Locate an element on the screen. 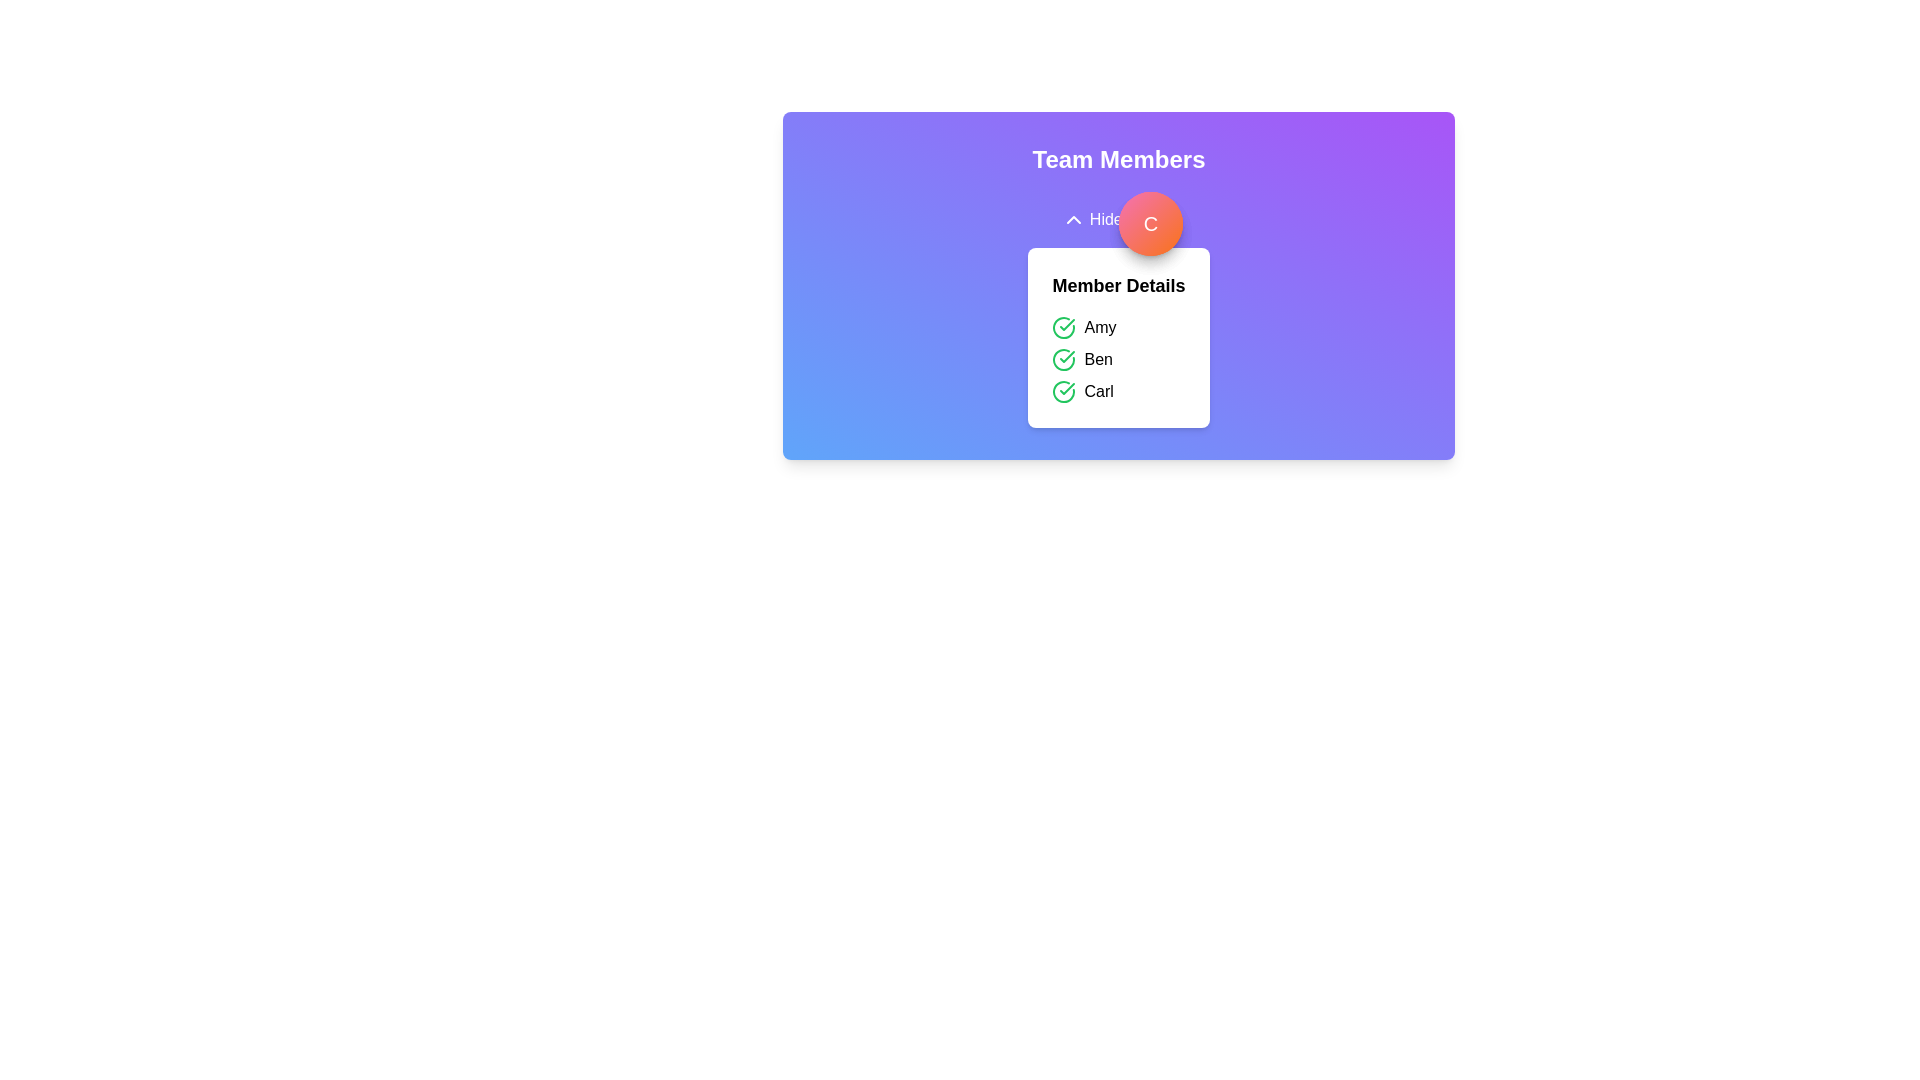 This screenshot has height=1080, width=1920. the informational card displaying member details, which is centrally located in the 'Team Members' section with a purple gradient background, beneath the 'Hide Details' button is located at coordinates (1117, 309).